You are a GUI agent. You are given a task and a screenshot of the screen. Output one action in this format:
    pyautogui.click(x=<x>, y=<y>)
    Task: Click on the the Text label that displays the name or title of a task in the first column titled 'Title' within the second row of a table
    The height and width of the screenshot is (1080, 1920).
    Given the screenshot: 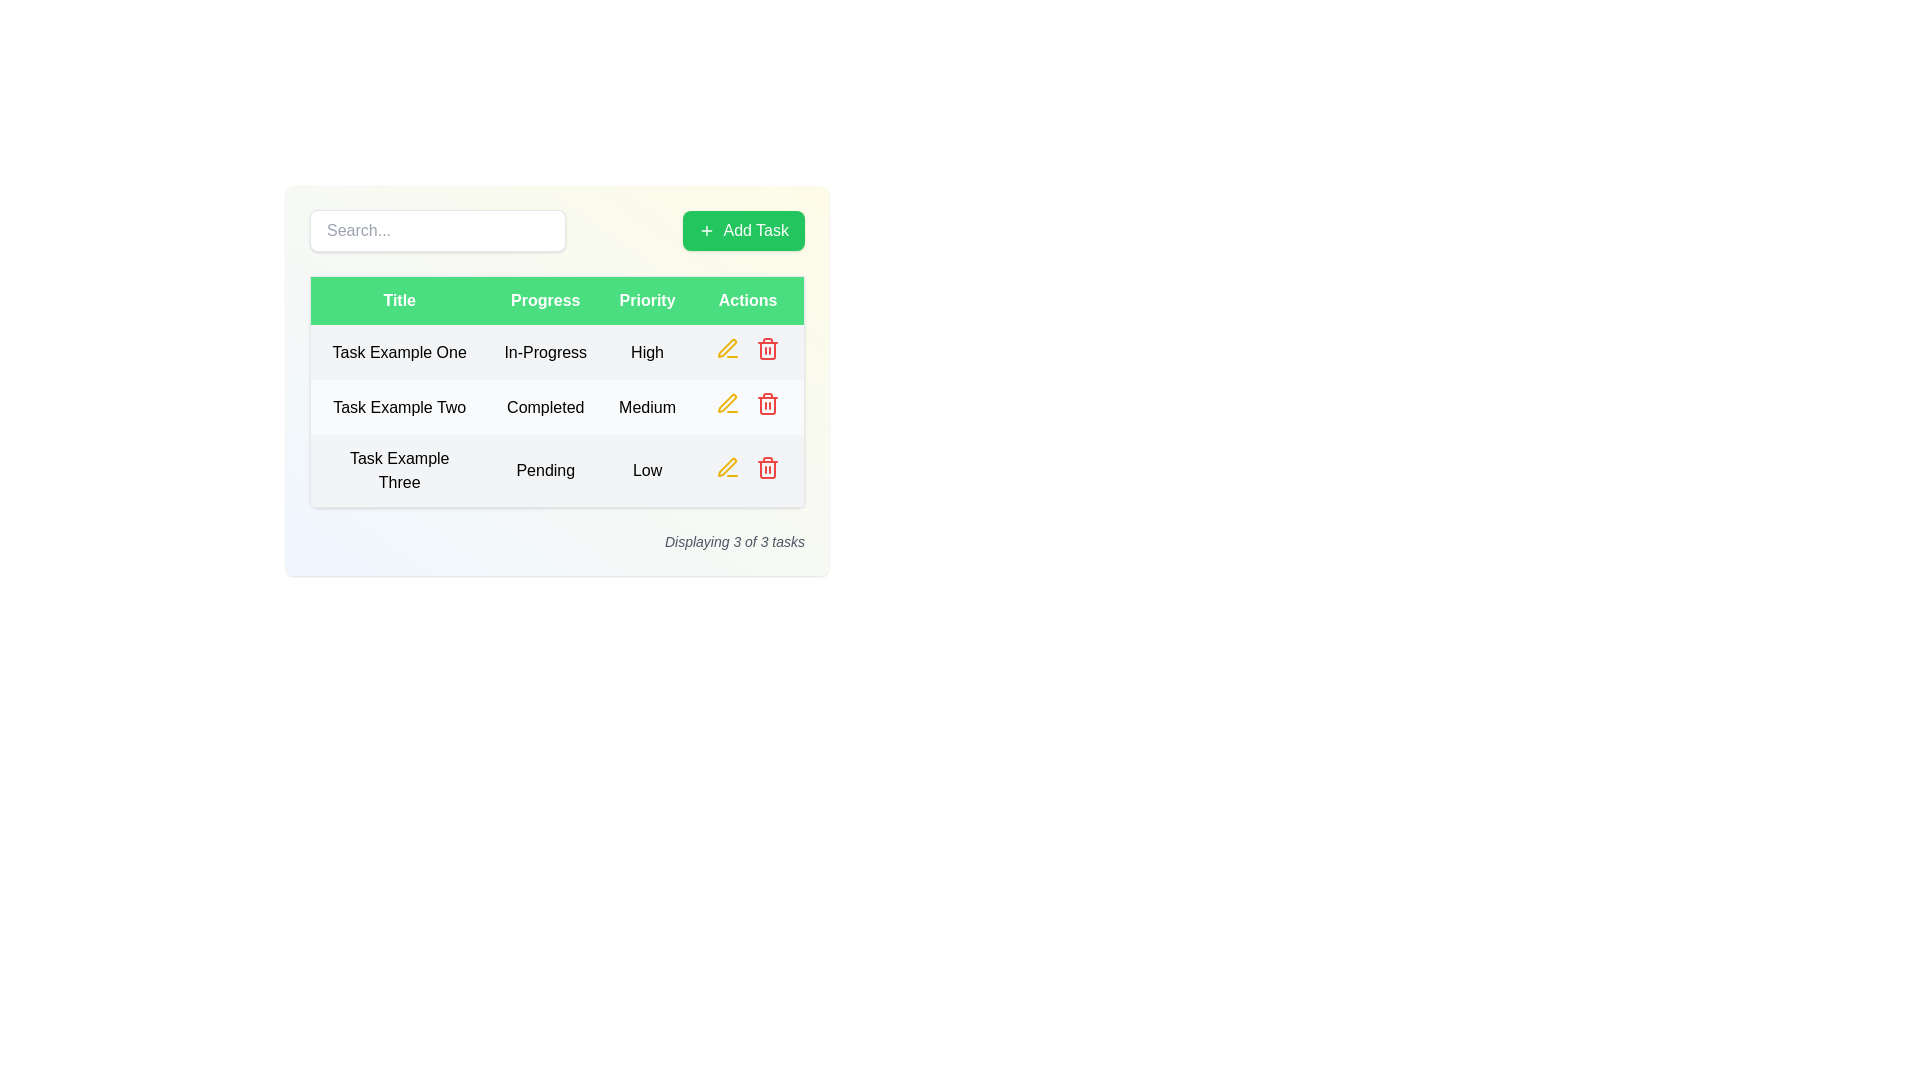 What is the action you would take?
    pyautogui.click(x=399, y=406)
    